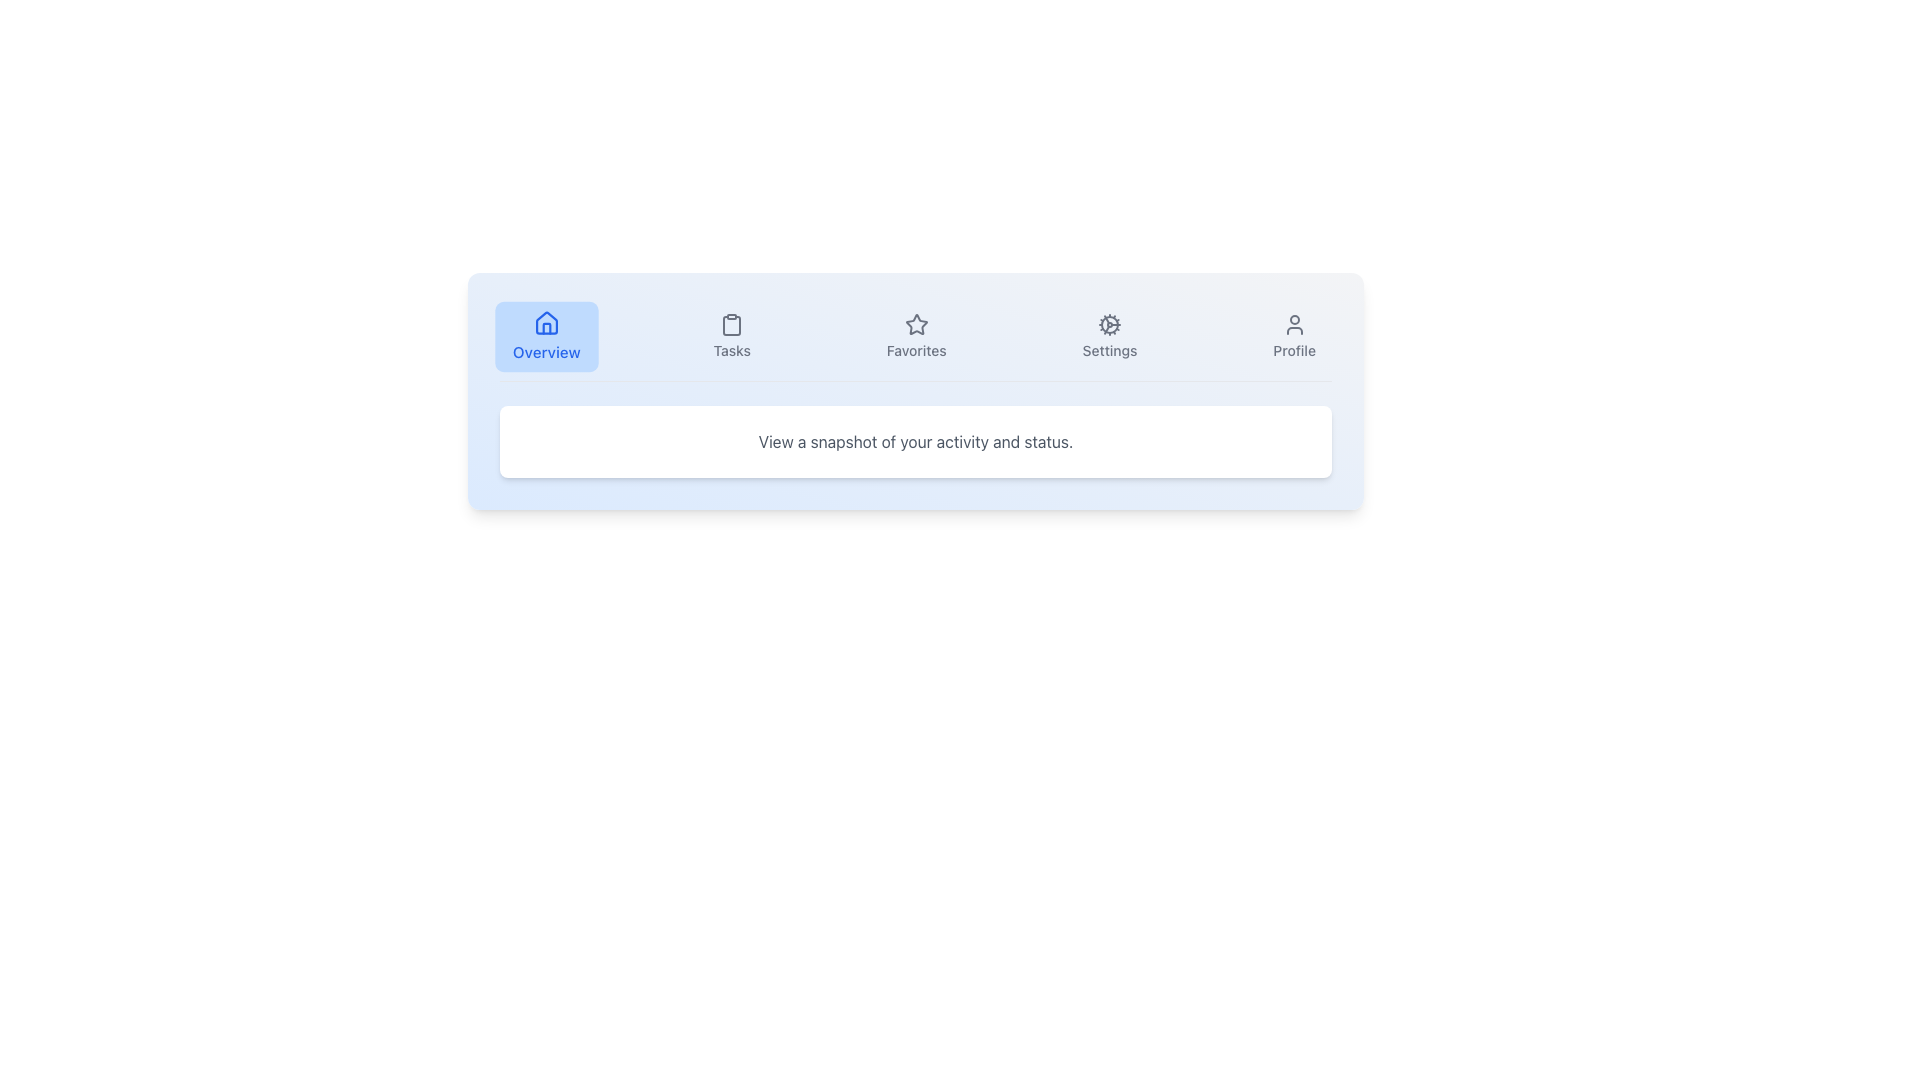 This screenshot has height=1080, width=1920. Describe the element at coordinates (546, 322) in the screenshot. I see `the house icon representing the 'Overview' section in the navigation bar` at that location.